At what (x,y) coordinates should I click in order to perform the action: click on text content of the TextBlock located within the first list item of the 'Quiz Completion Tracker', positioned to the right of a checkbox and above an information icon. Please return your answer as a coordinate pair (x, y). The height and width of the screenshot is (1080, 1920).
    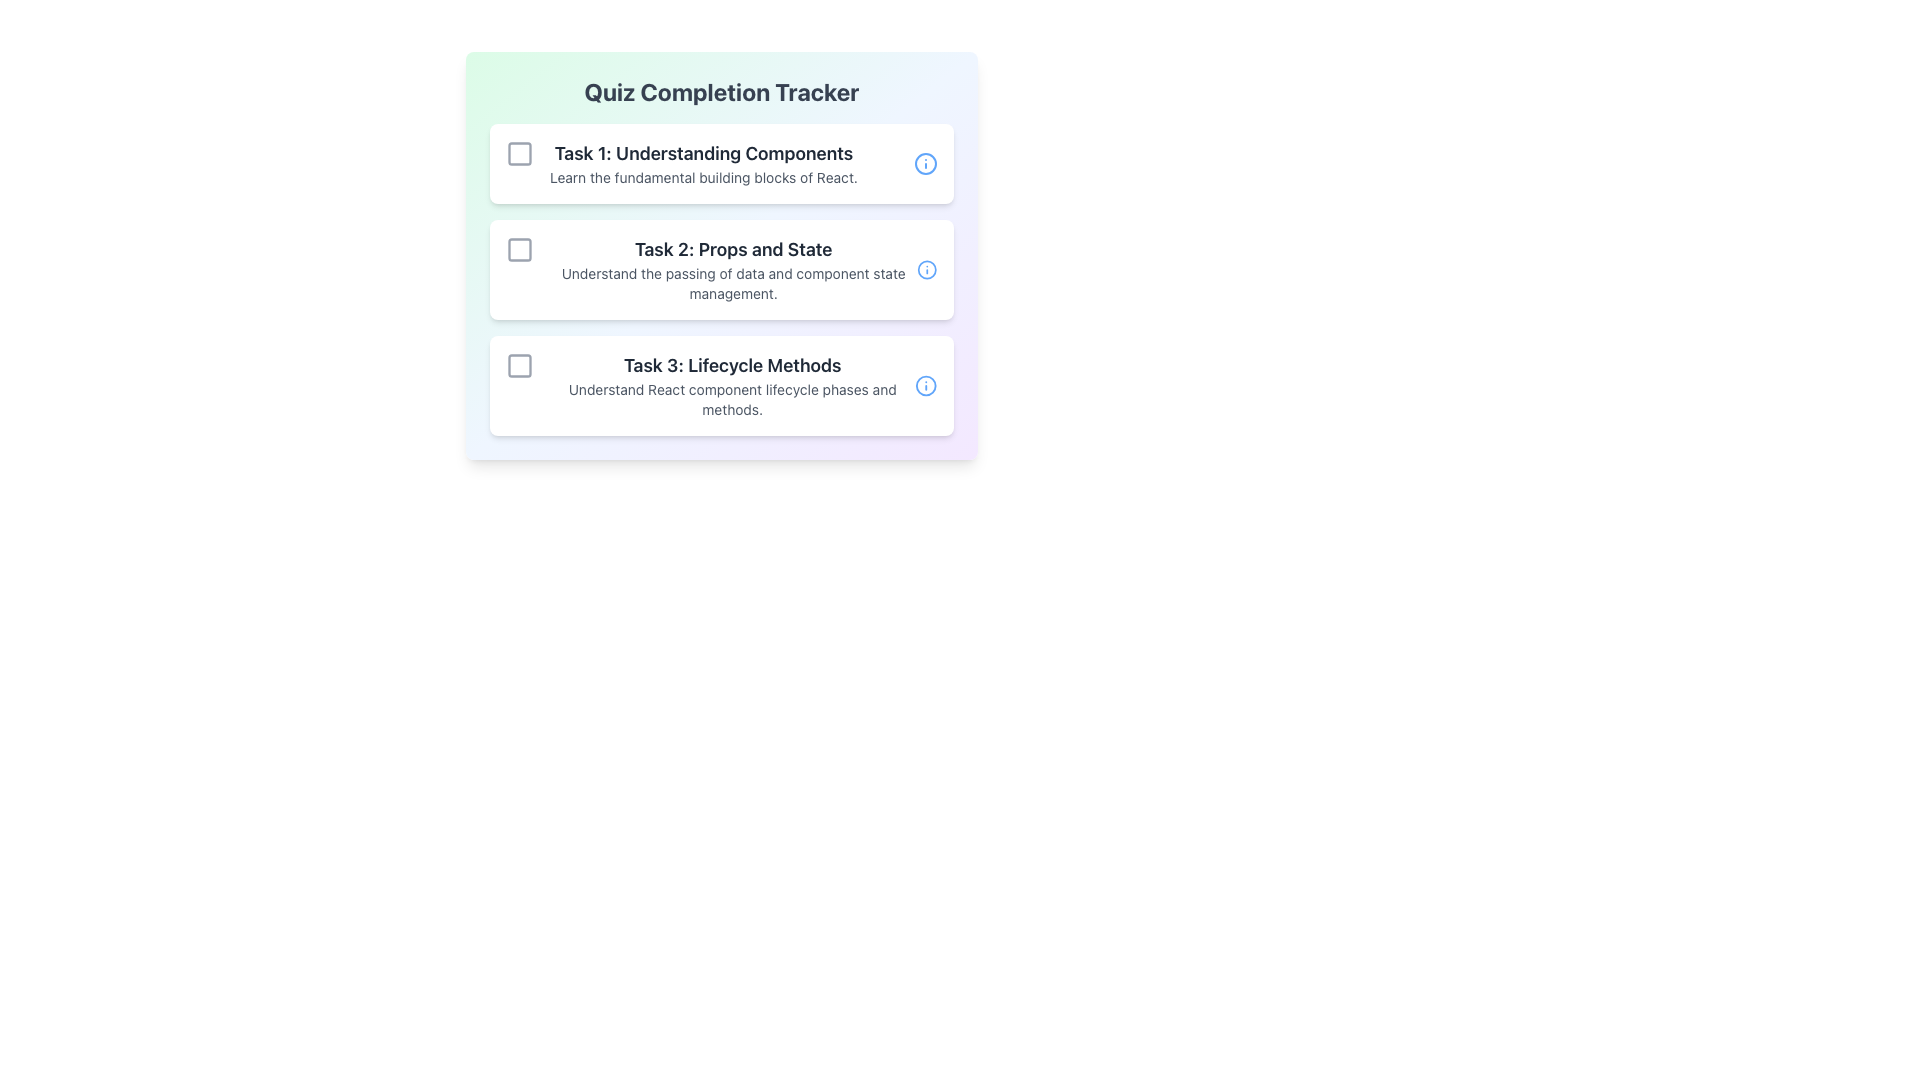
    Looking at the image, I should click on (703, 163).